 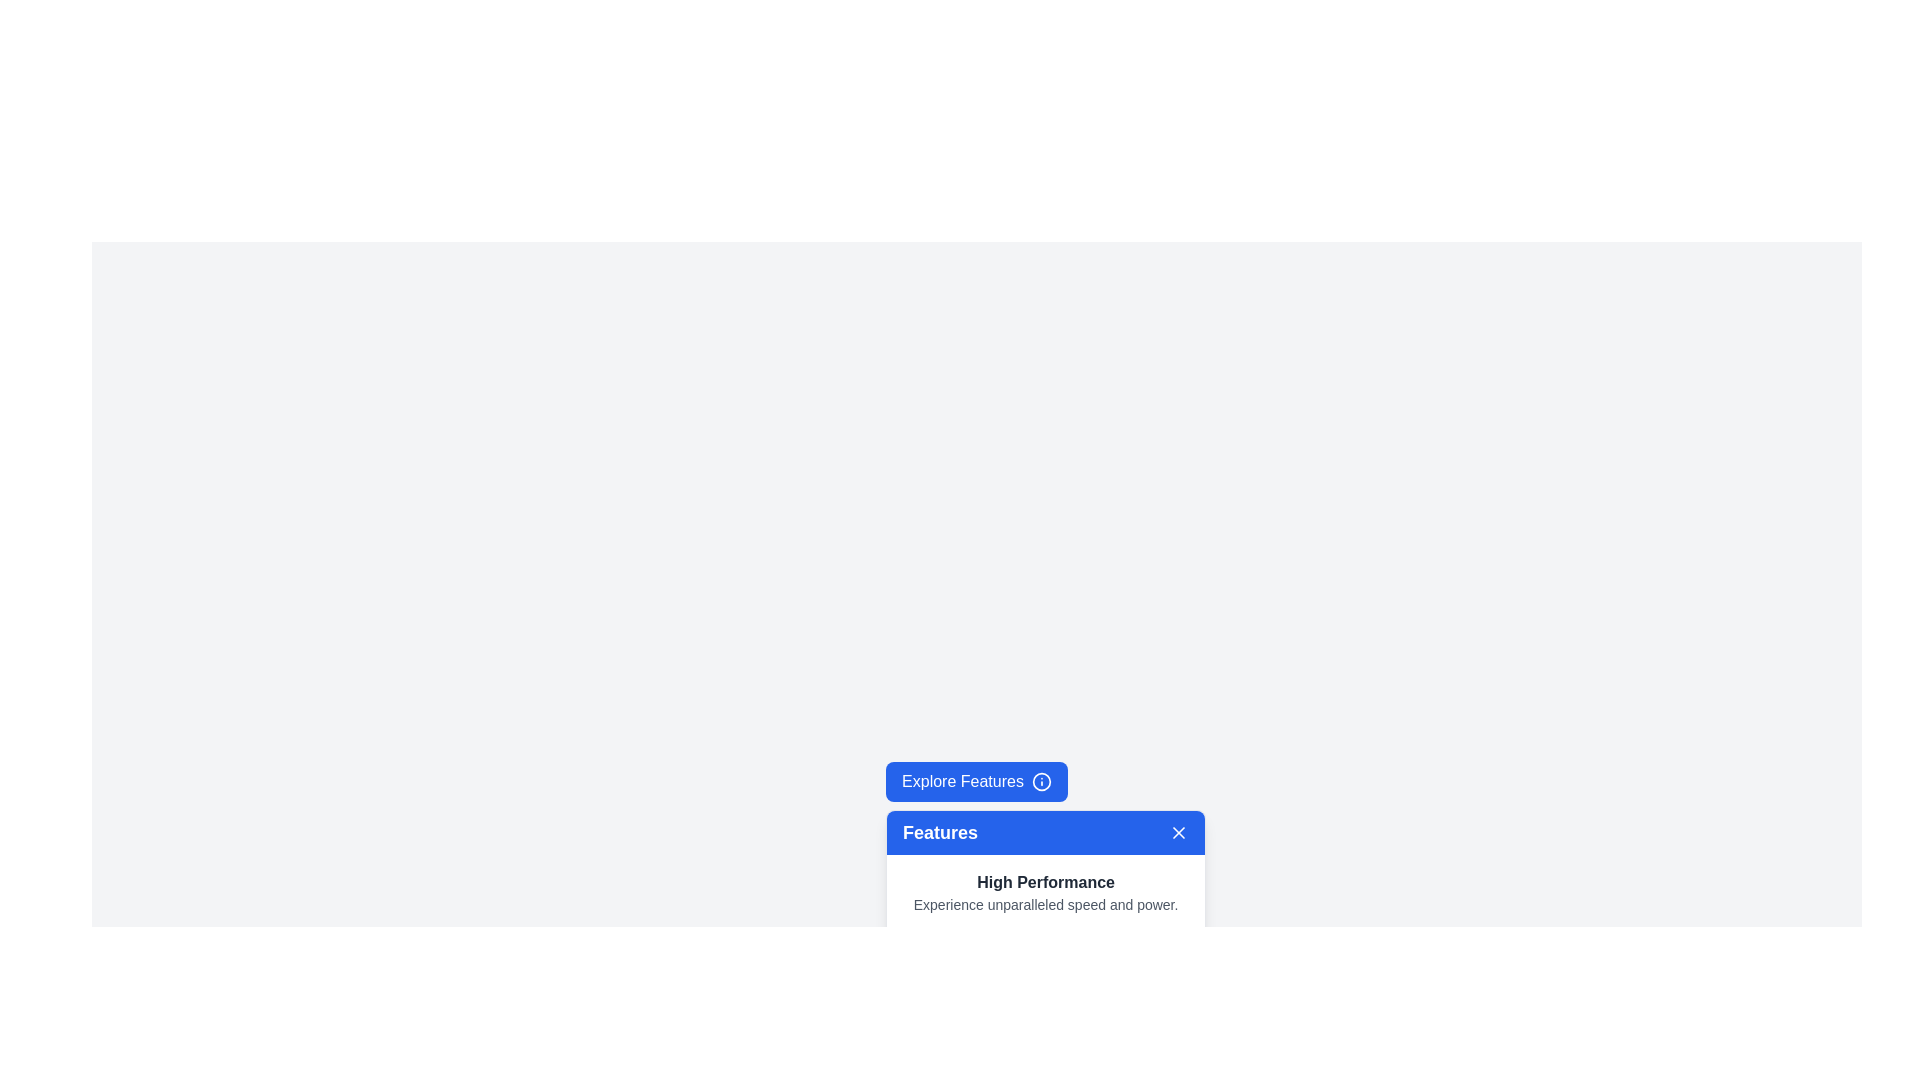 I want to click on the information icon represented as a thin-bordered circle with a lowercase 'i' inside, located near the right side of the 'Explore Features' button text, so click(x=1040, y=781).